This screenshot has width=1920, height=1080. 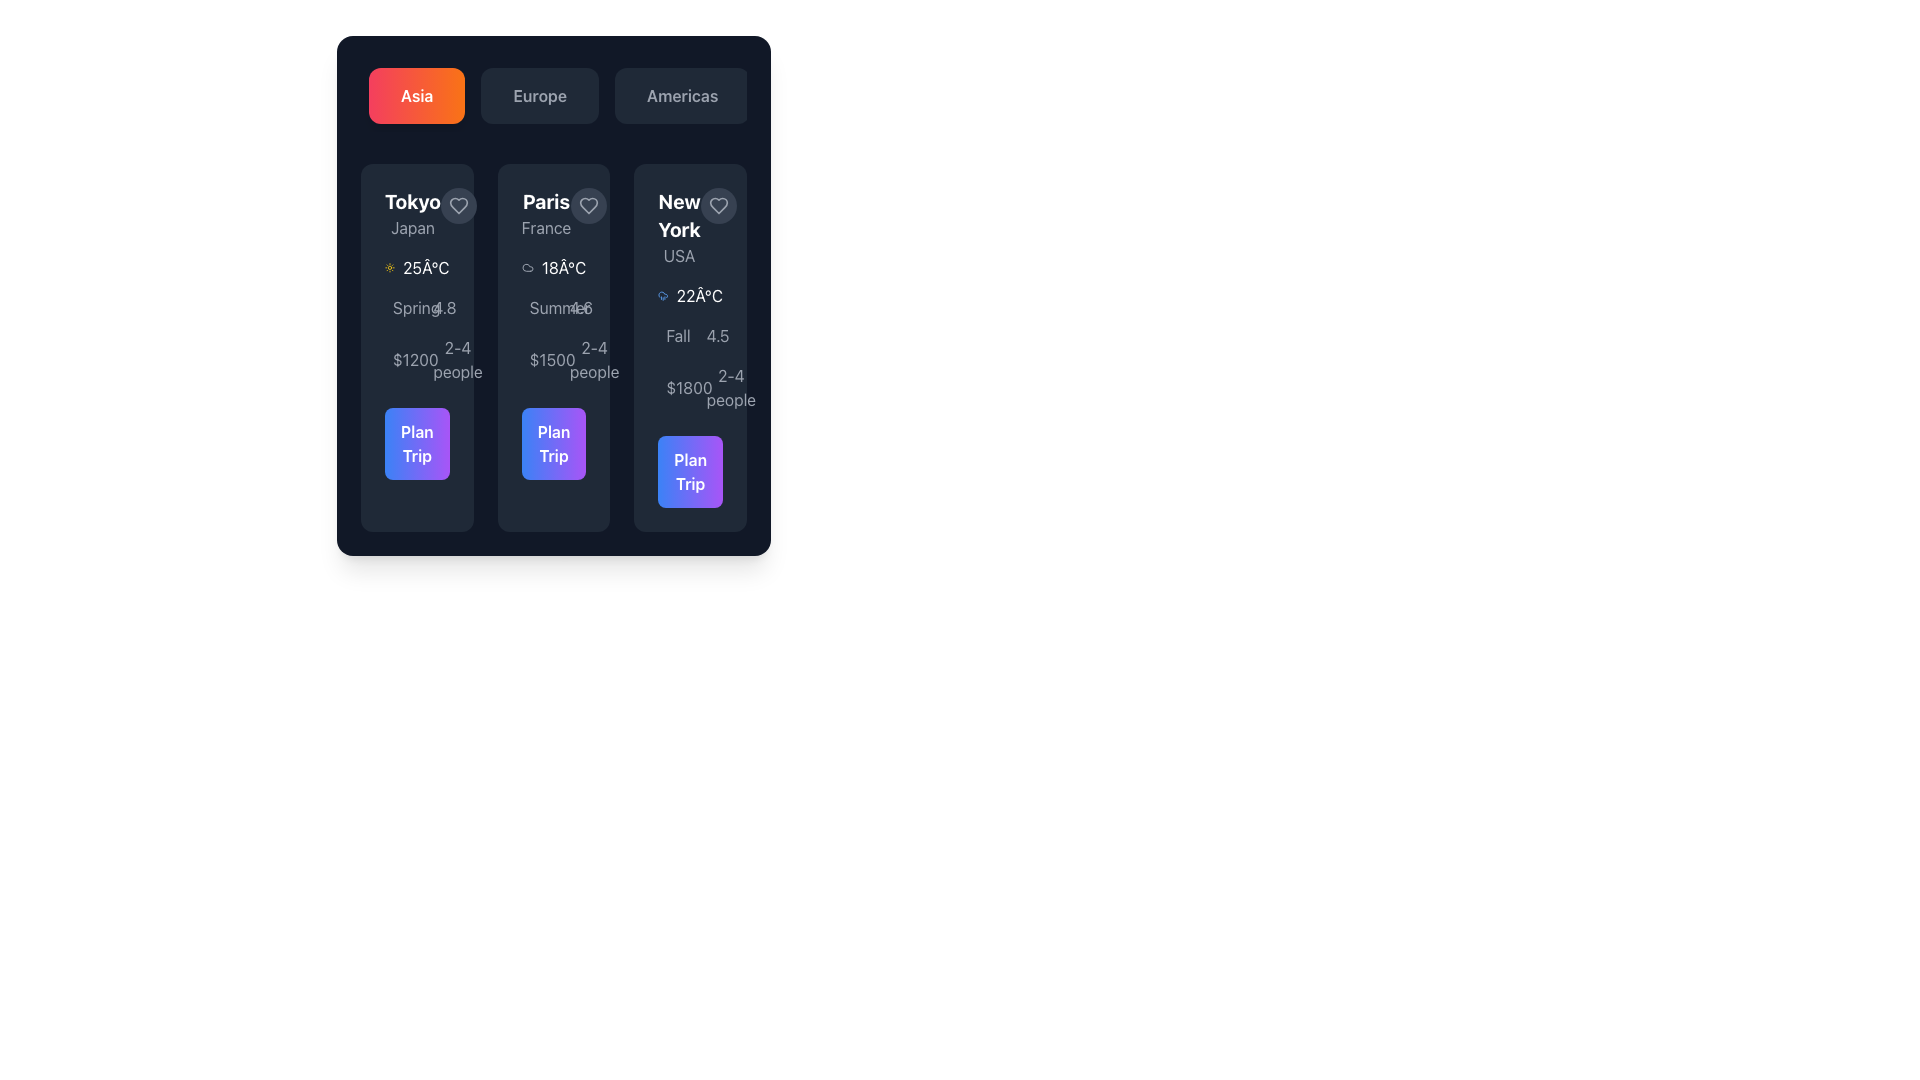 What do you see at coordinates (588, 205) in the screenshot?
I see `the heart icon located in the center-top section of the card labeled 'Paris, France'` at bounding box center [588, 205].